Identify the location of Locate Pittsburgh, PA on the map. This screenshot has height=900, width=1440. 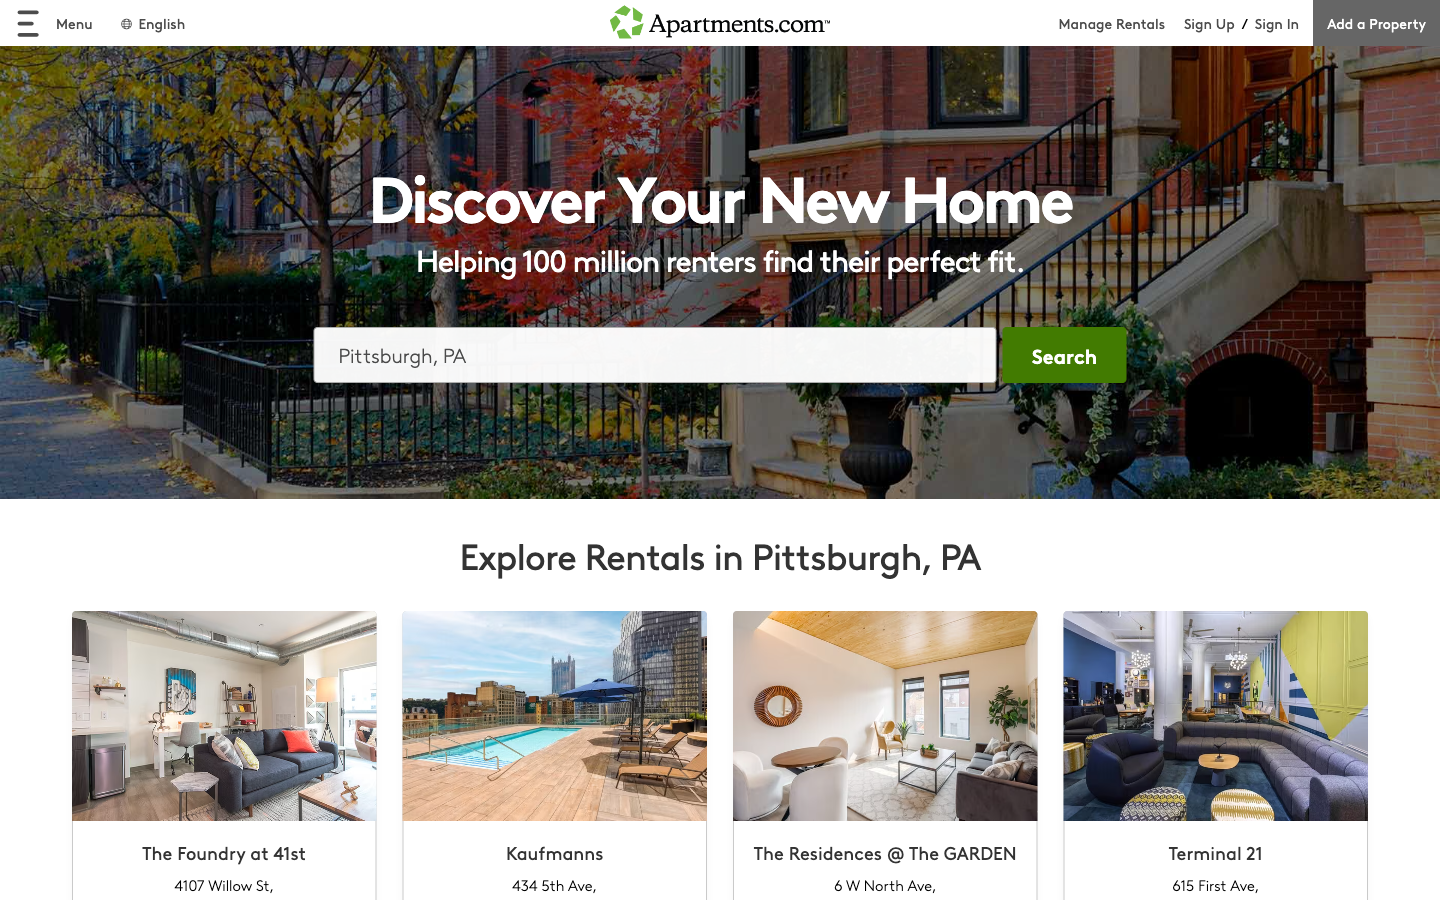
(654, 354).